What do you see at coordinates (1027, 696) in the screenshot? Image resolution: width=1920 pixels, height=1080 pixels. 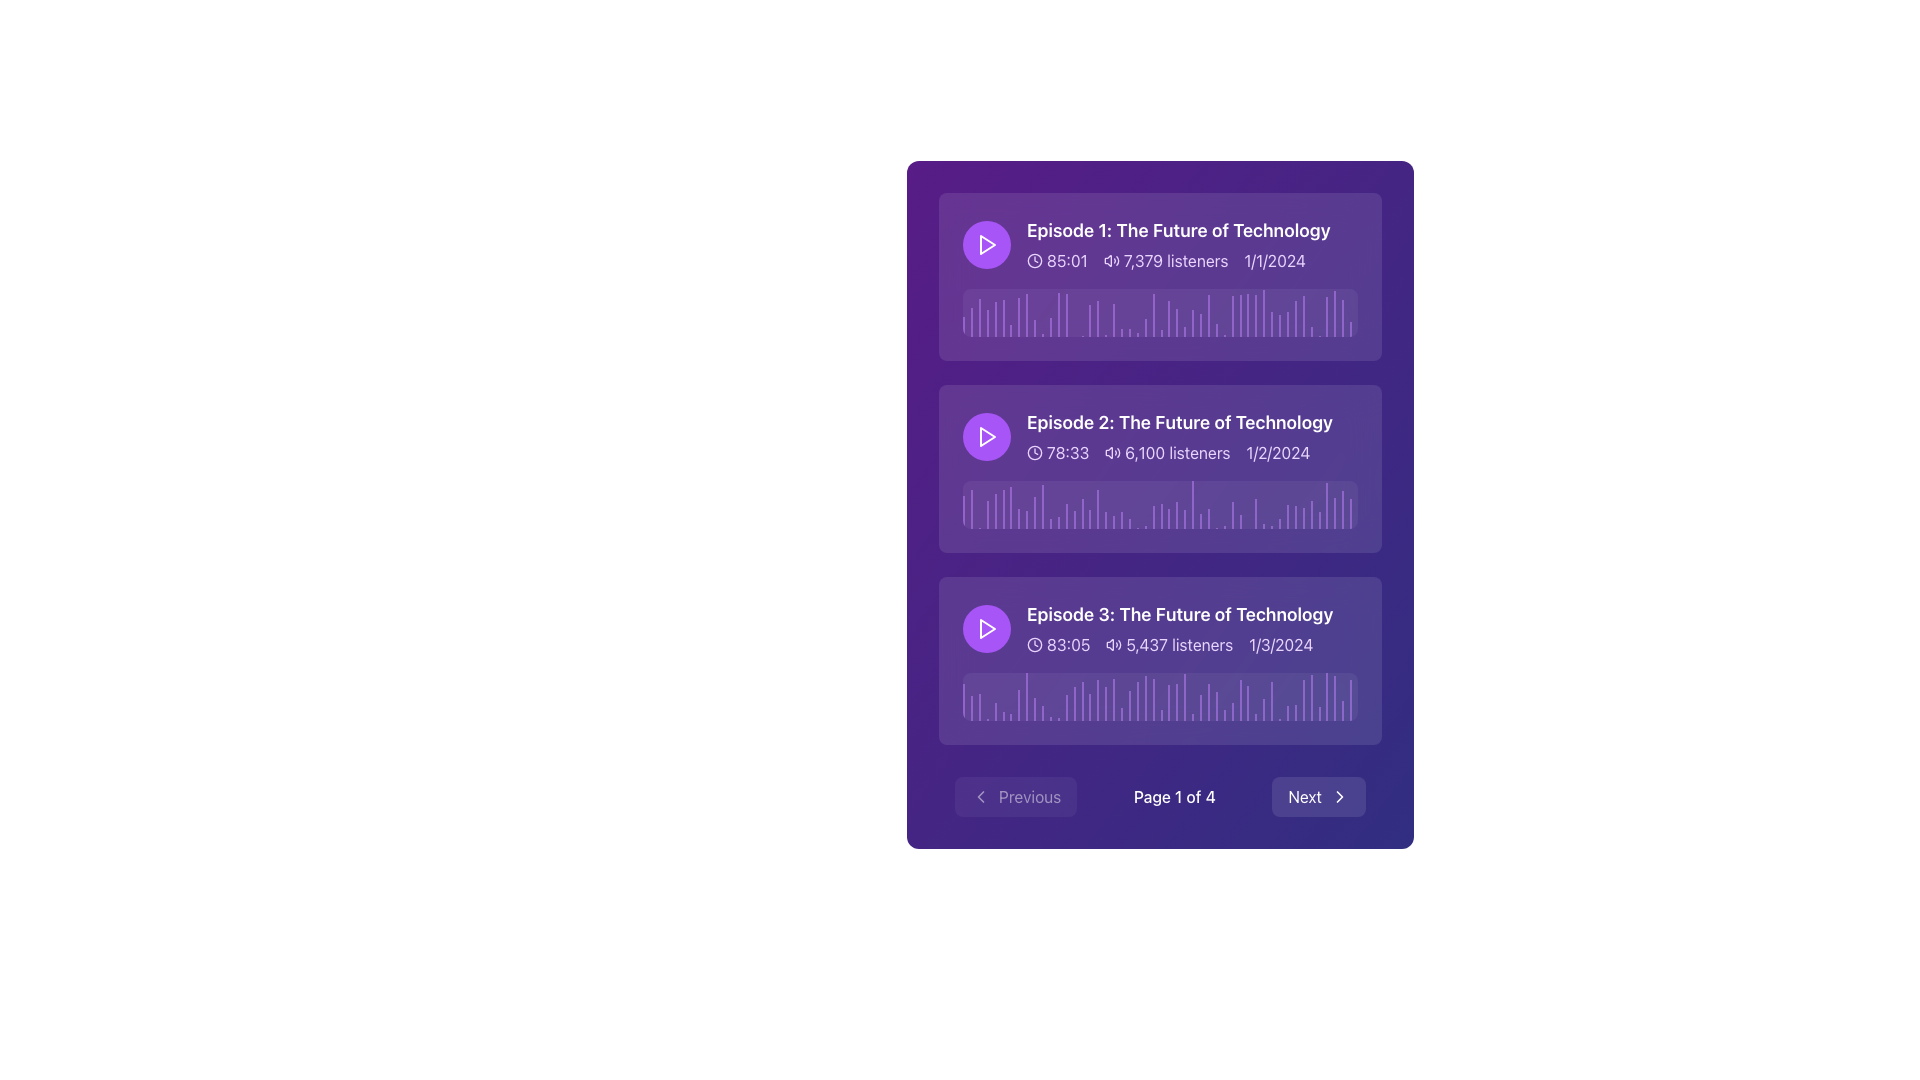 I see `the vertical bar styled with a semi-transparent purple background, which is the 9th from the left among similar vertical bars in the lower third of the interface` at bounding box center [1027, 696].